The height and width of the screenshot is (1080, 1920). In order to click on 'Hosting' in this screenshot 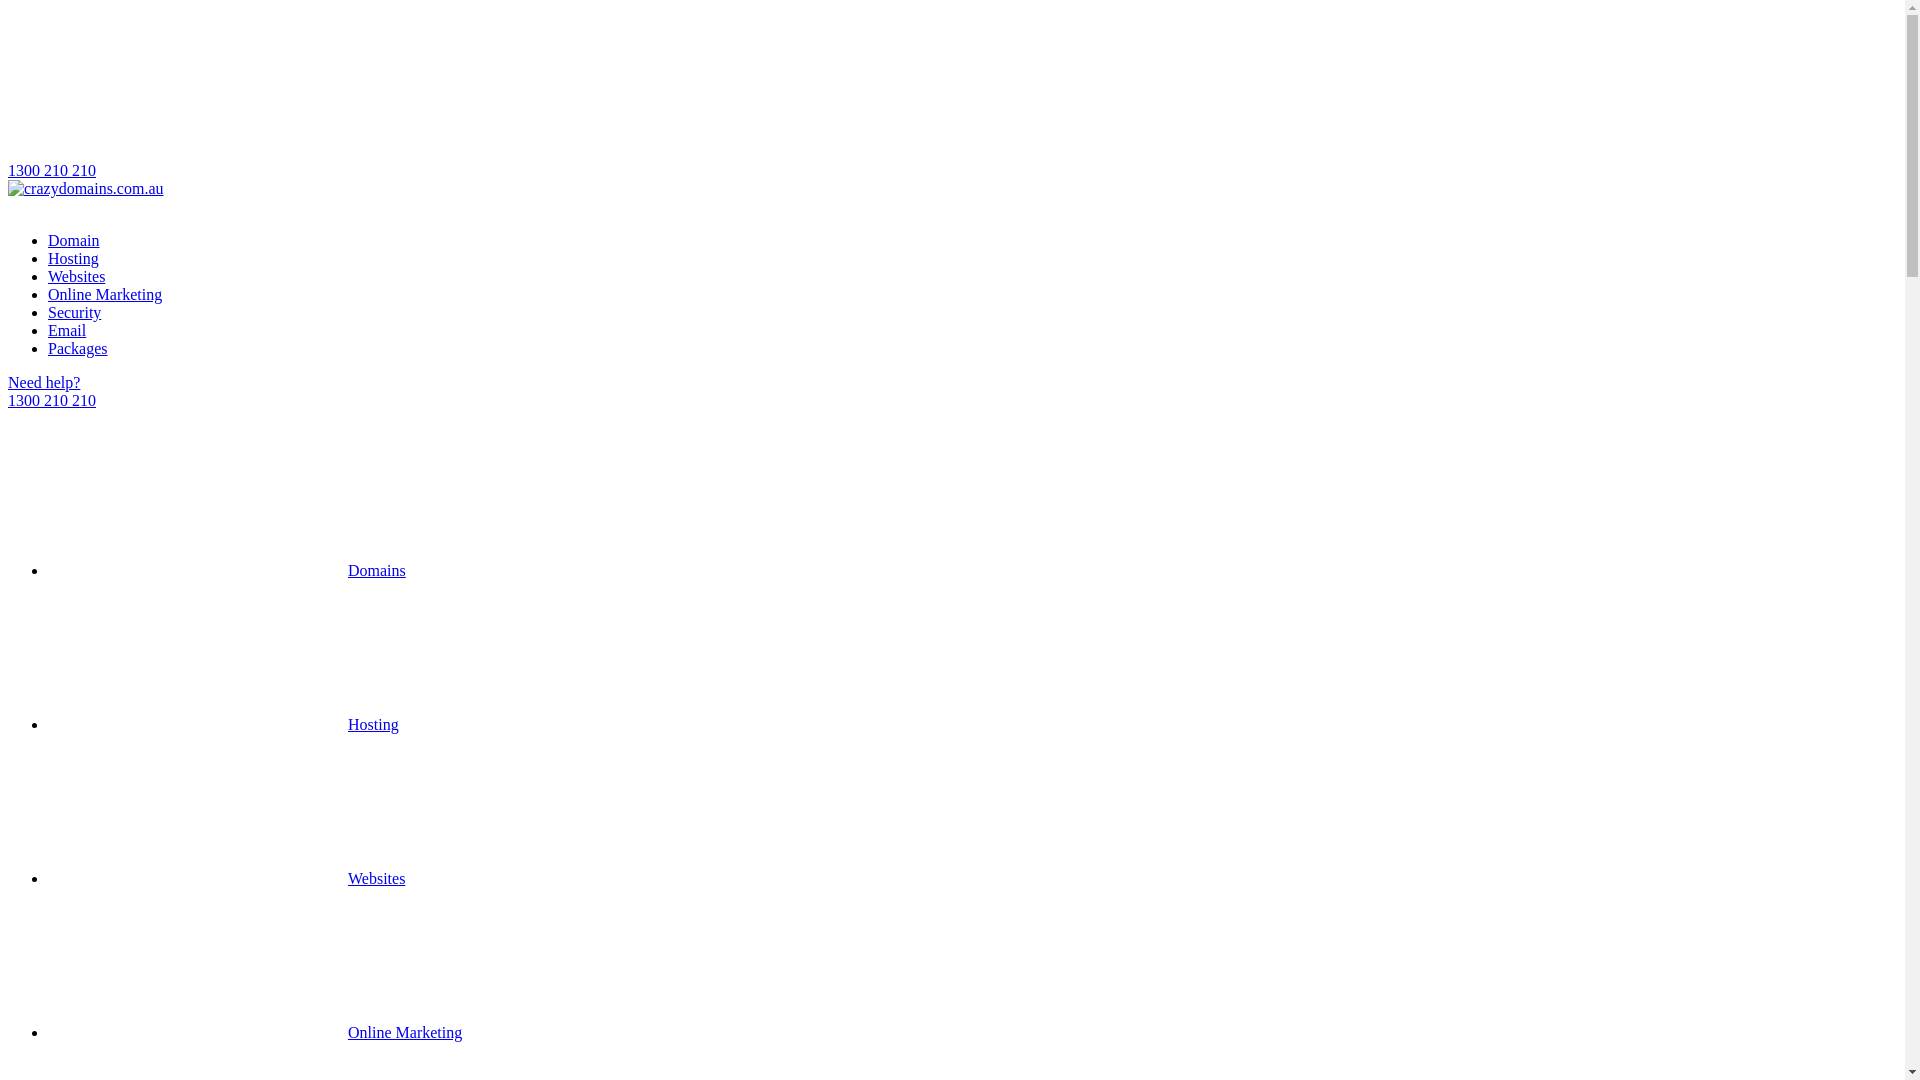, I will do `click(73, 257)`.